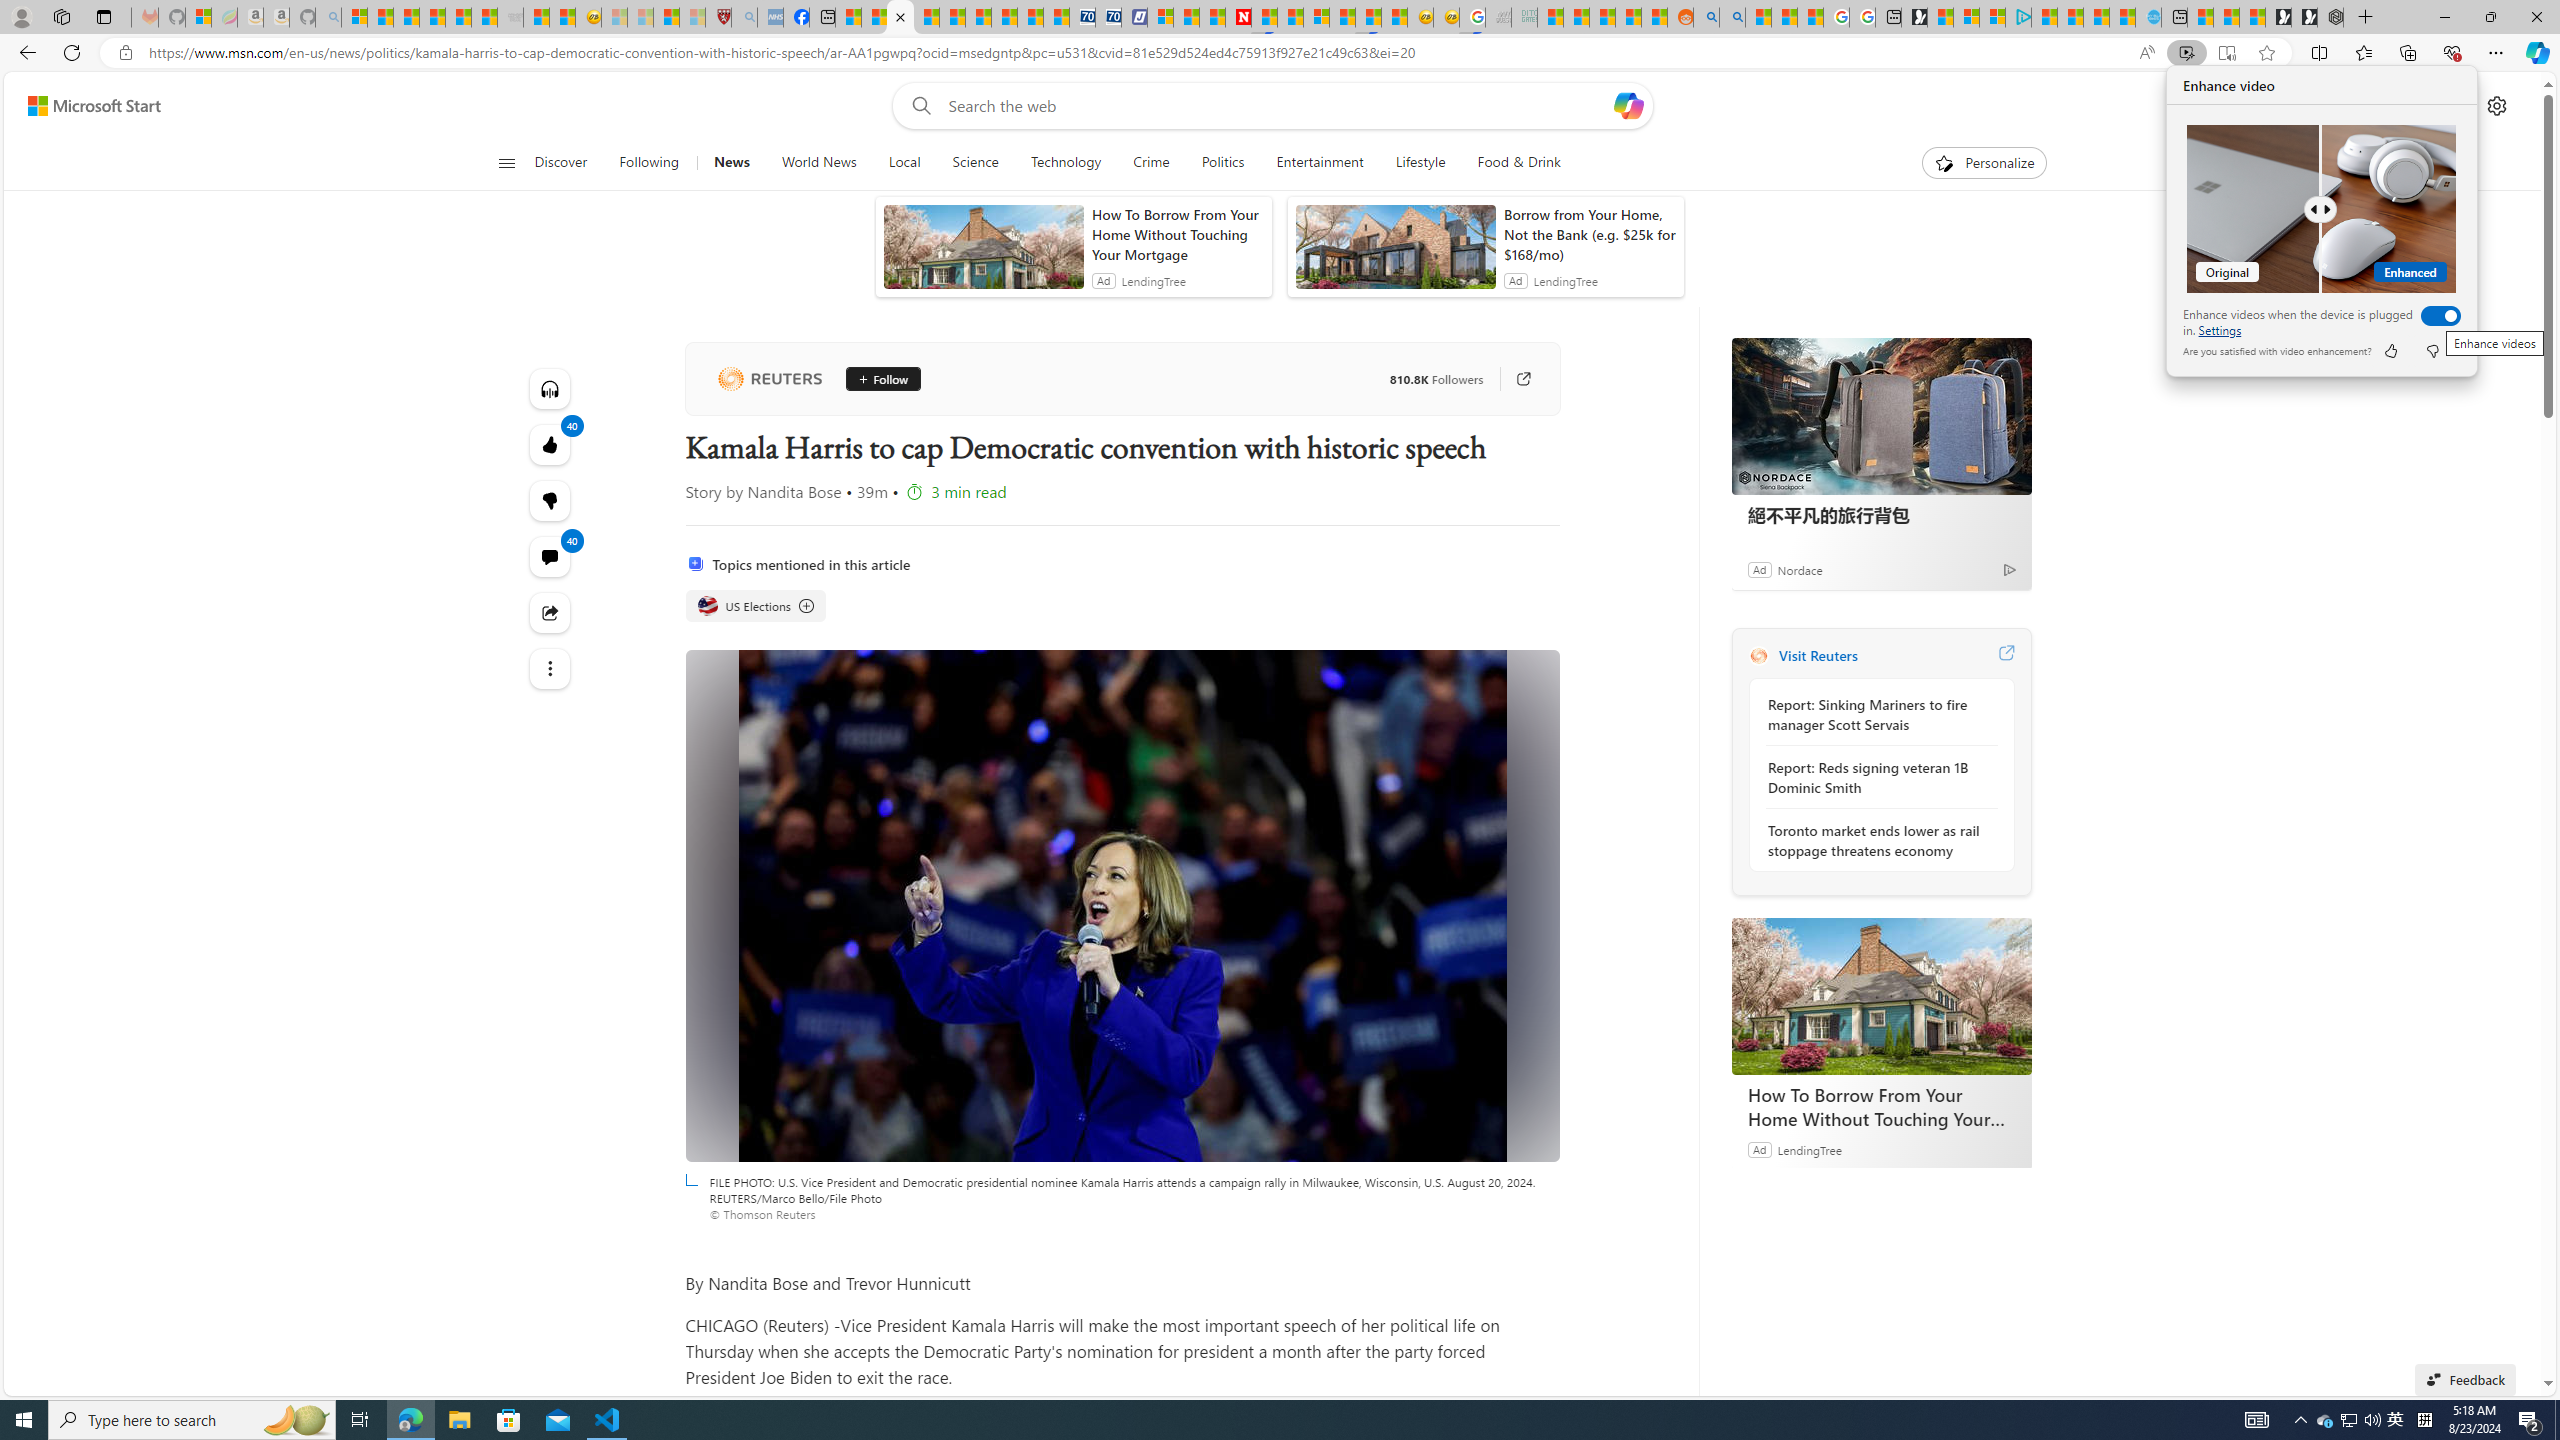 Image resolution: width=2560 pixels, height=1440 pixels. Describe the element at coordinates (550, 667) in the screenshot. I see `'Class: at-item'` at that location.